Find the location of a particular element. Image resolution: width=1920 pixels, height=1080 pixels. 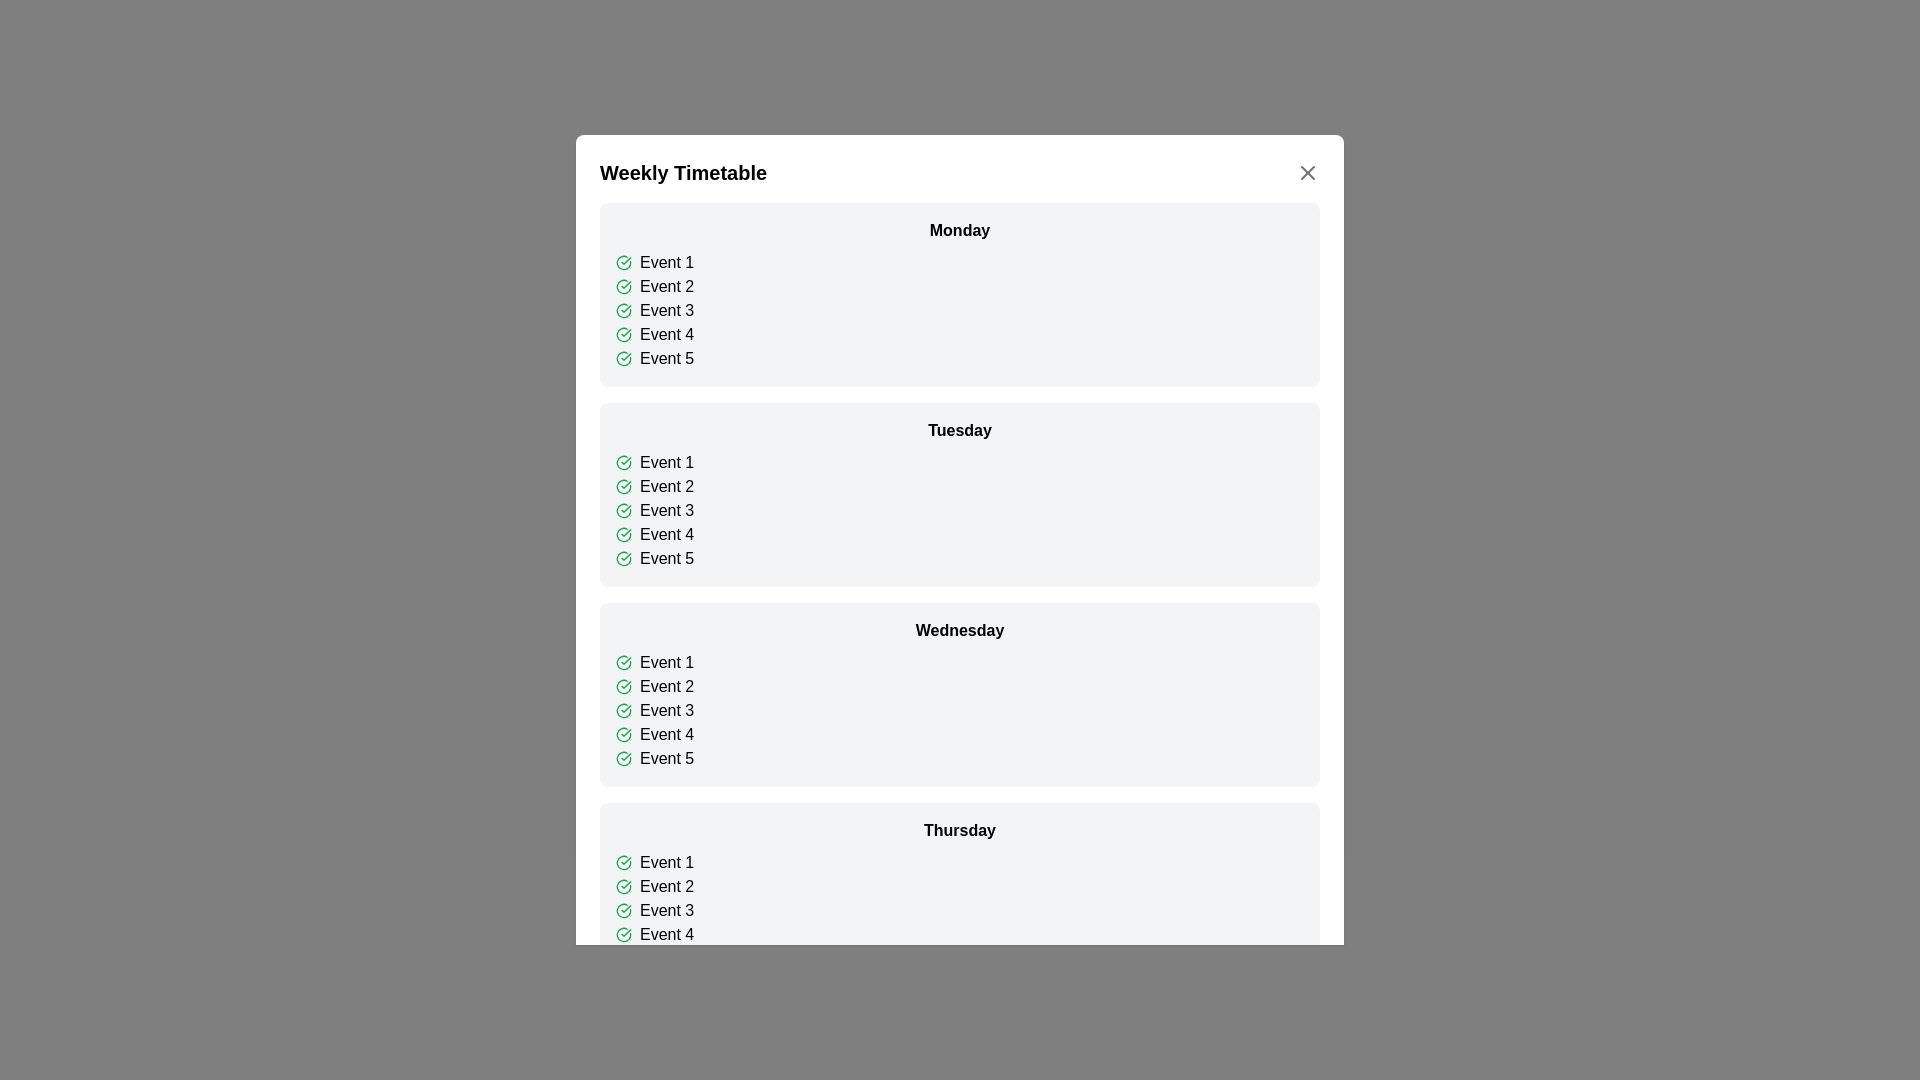

close button at the top-right corner of the dialog is located at coordinates (1308, 172).